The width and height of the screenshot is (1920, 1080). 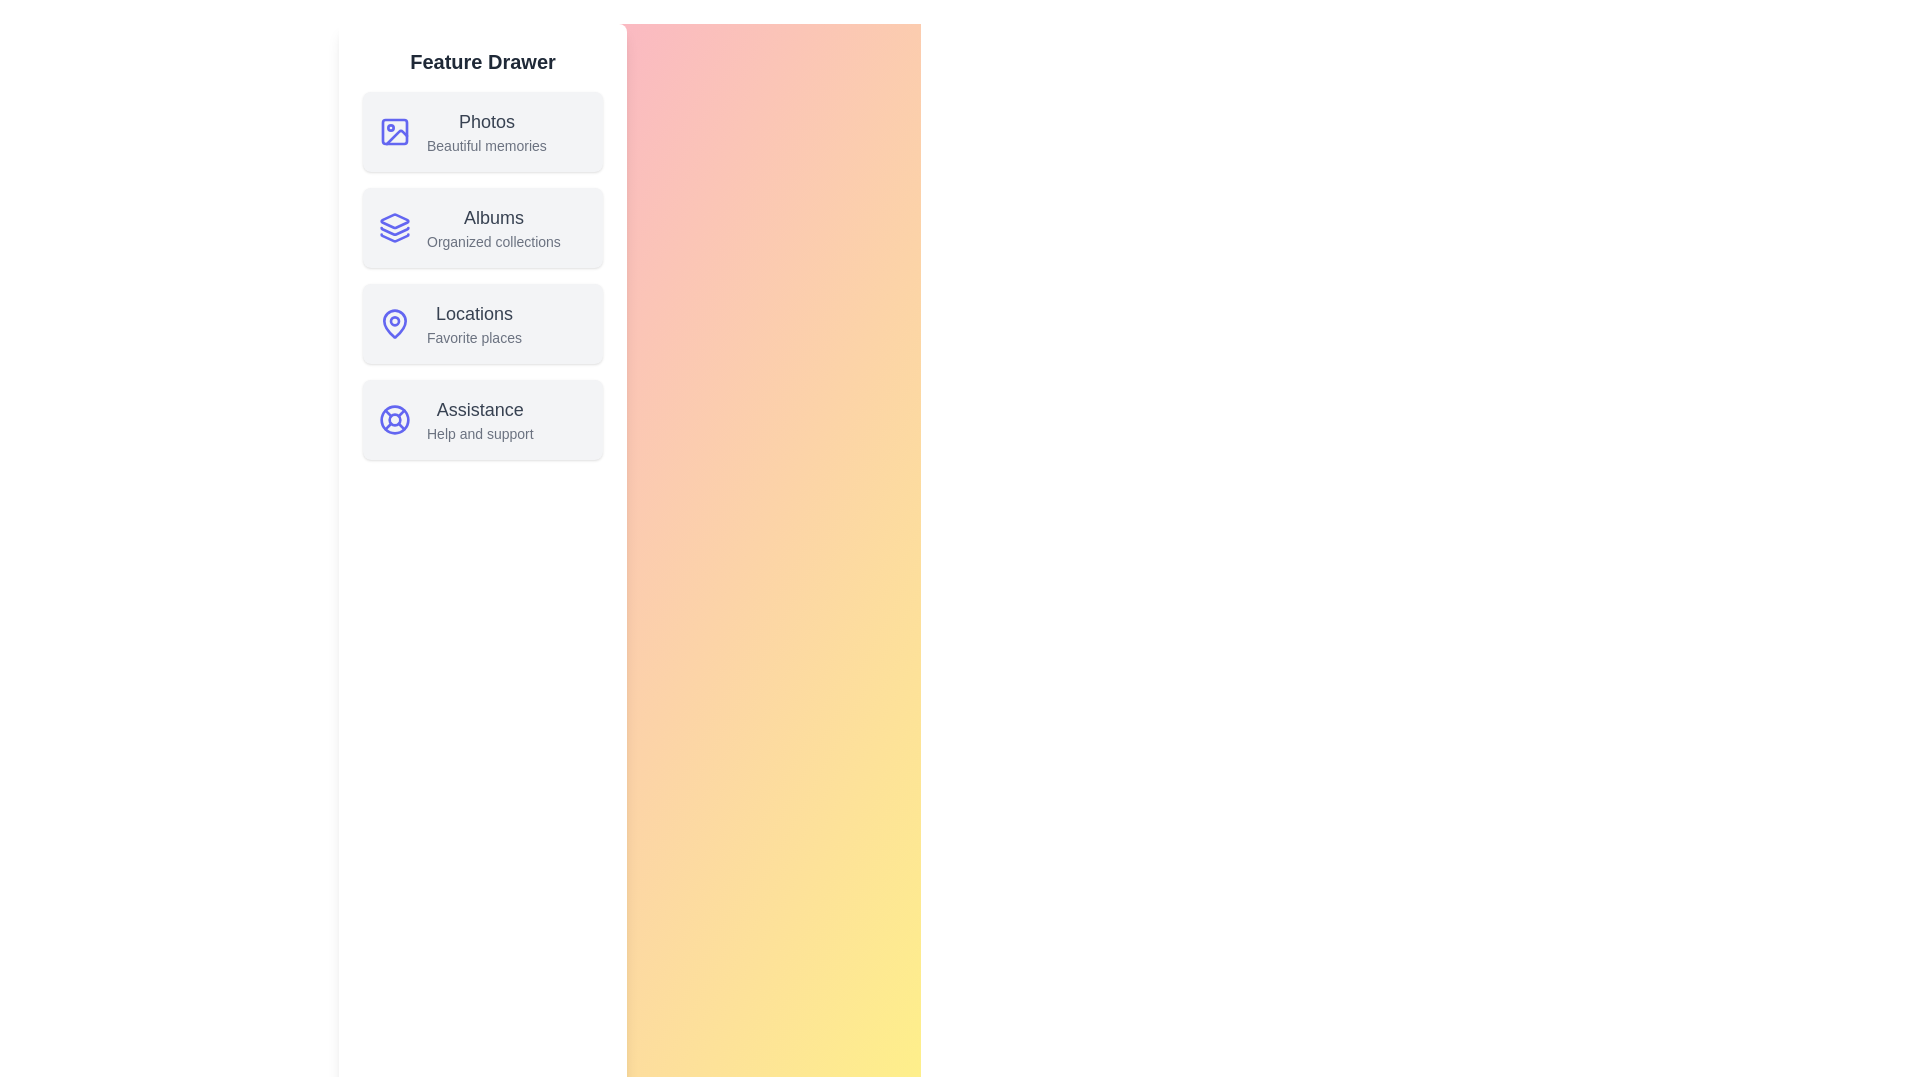 What do you see at coordinates (483, 419) in the screenshot?
I see `the feature item Assistance to reveal its effect` at bounding box center [483, 419].